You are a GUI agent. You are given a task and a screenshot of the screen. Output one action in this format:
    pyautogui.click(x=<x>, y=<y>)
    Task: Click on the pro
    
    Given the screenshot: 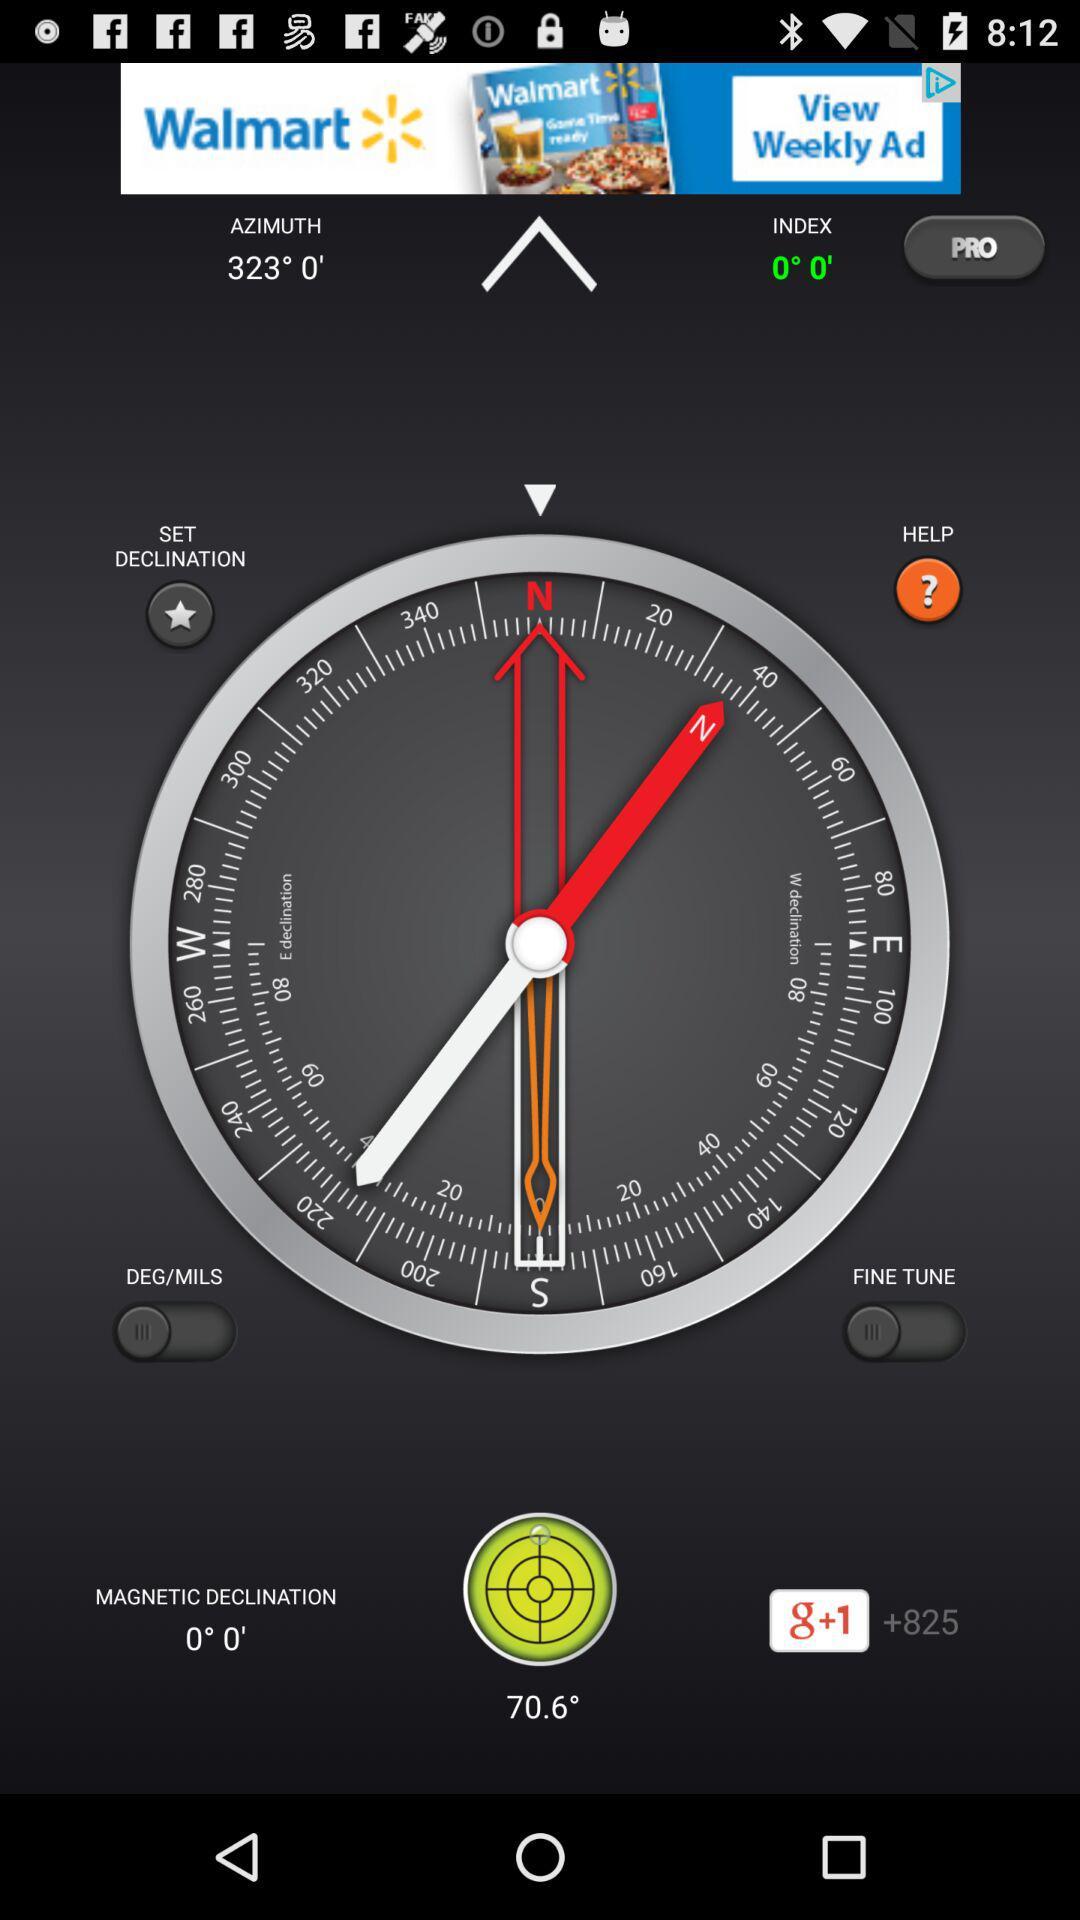 What is the action you would take?
    pyautogui.click(x=972, y=246)
    